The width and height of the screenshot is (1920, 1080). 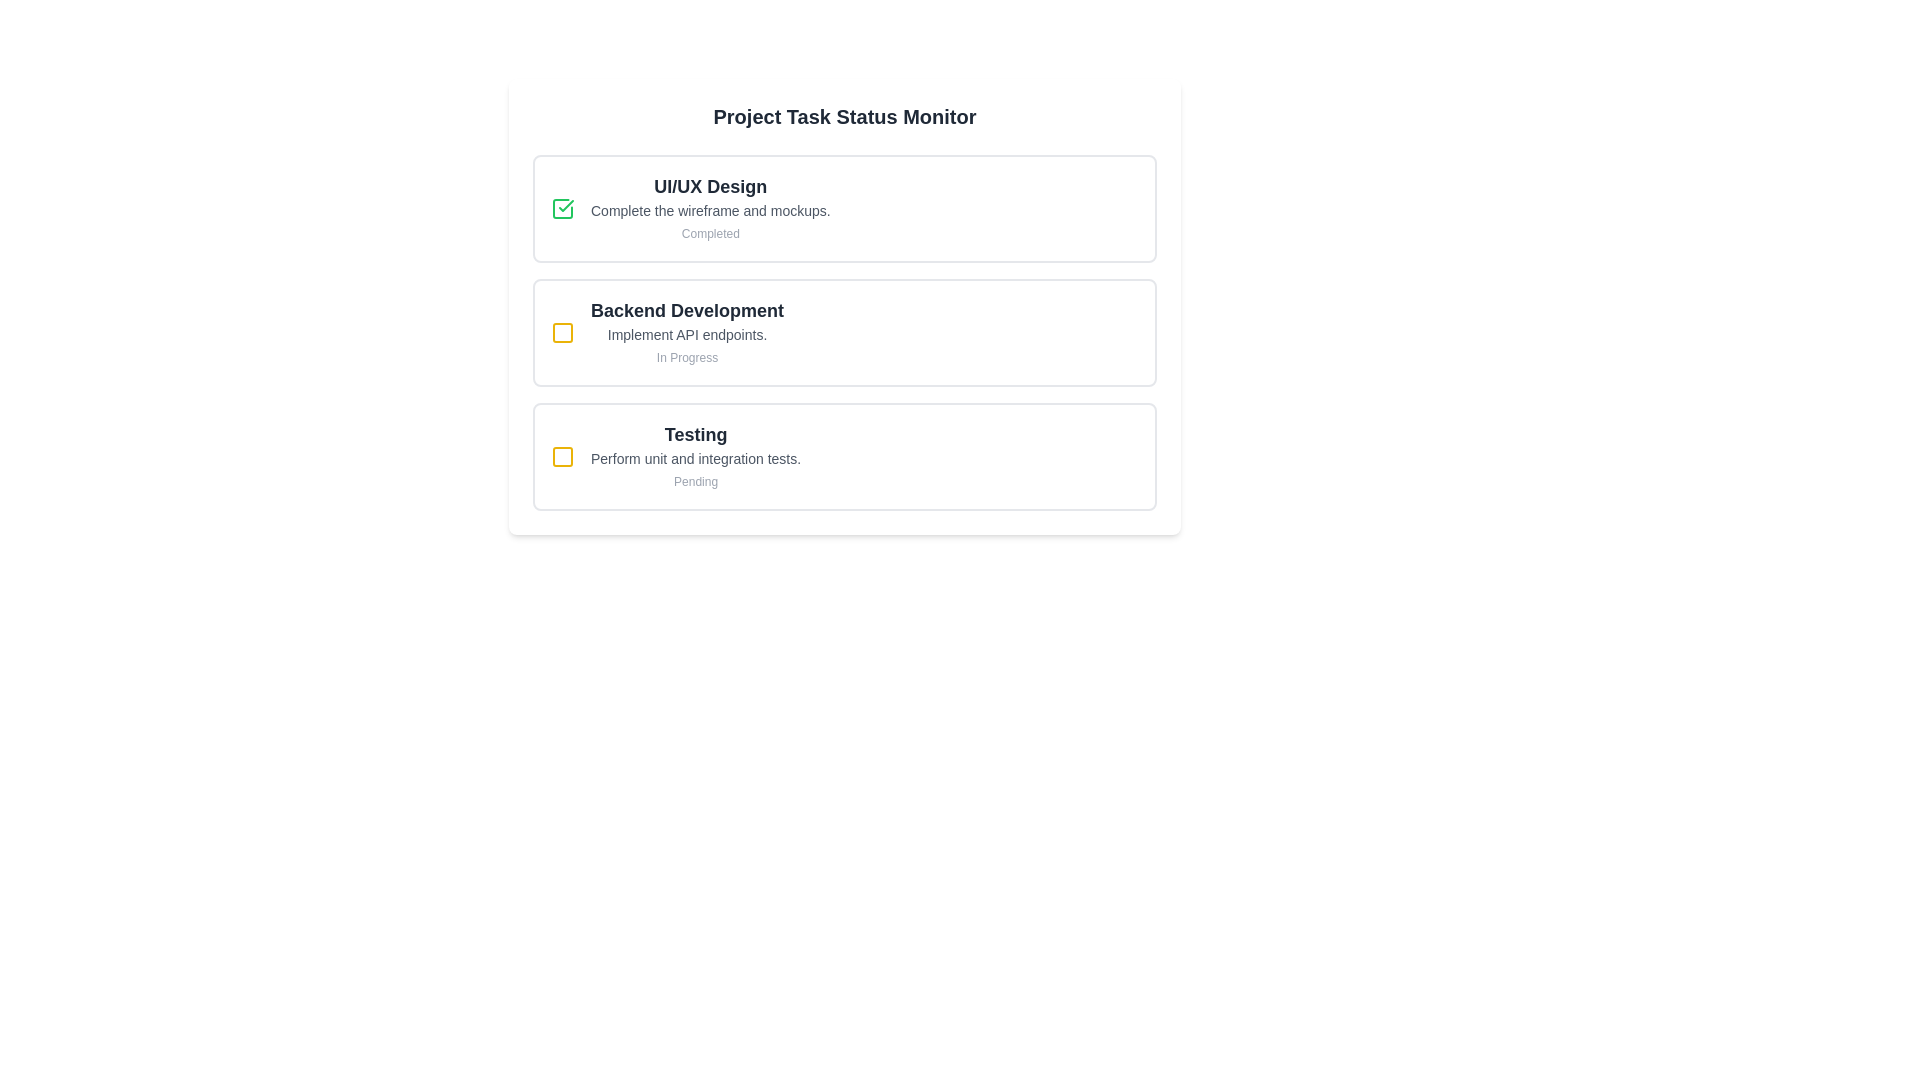 I want to click on small square-shaped icon with rounded corners located inside the yellow square checkbox next to the 'Backend Development' section, so click(x=561, y=331).